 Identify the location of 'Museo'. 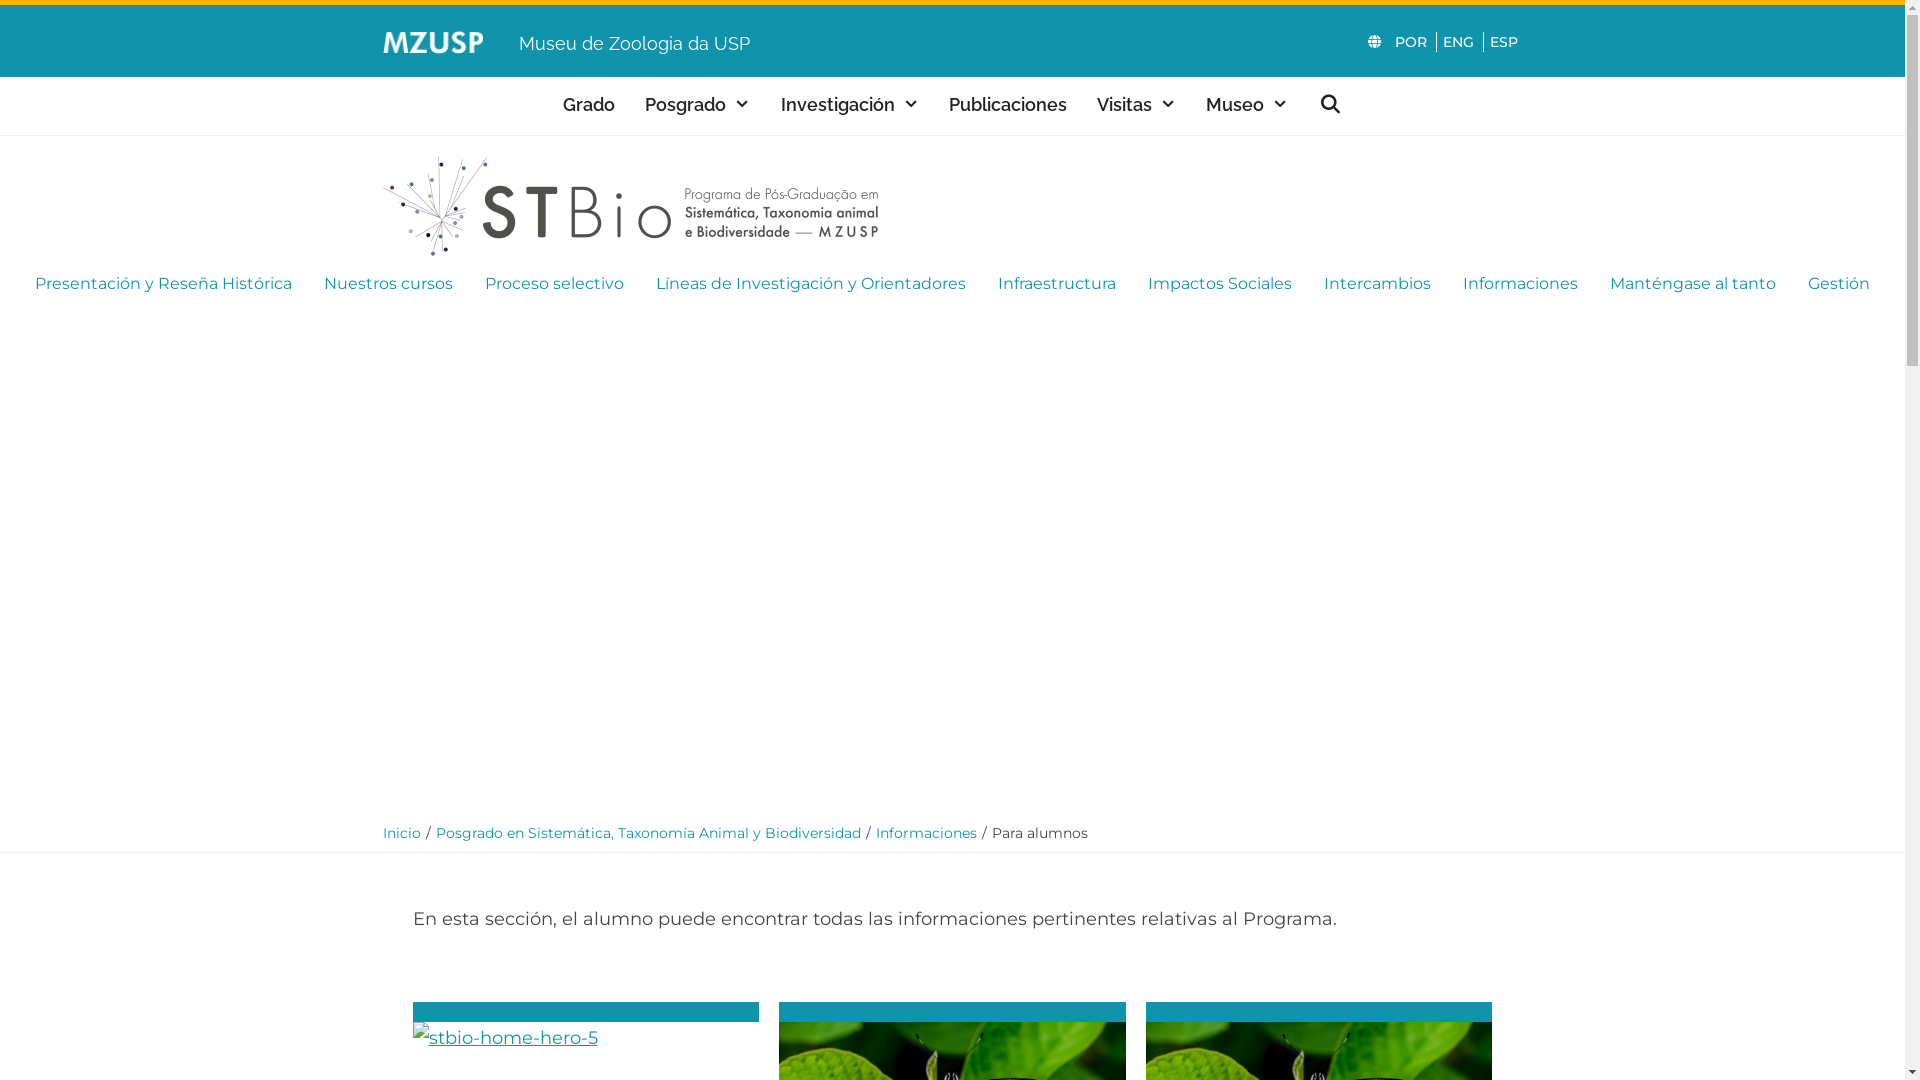
(1246, 106).